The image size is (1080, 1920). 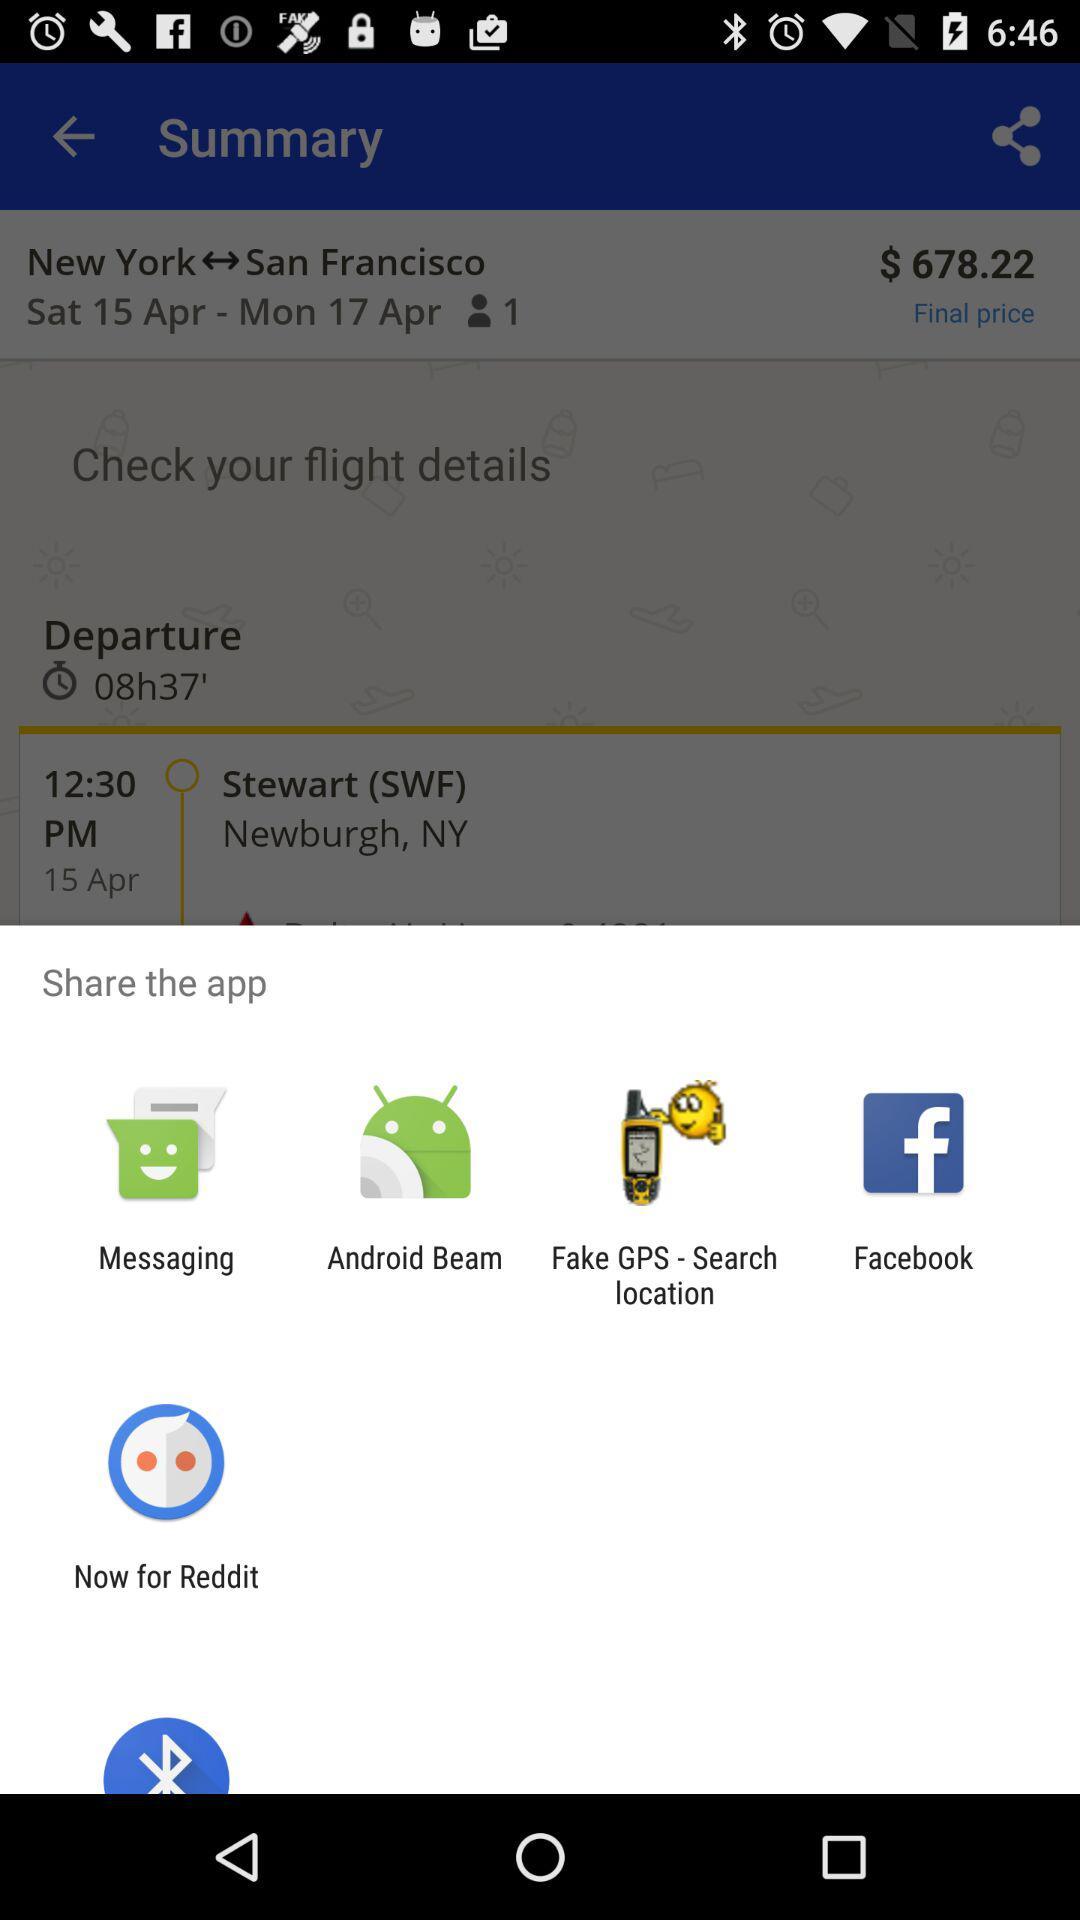 What do you see at coordinates (414, 1274) in the screenshot?
I see `the icon to the right of the messaging icon` at bounding box center [414, 1274].